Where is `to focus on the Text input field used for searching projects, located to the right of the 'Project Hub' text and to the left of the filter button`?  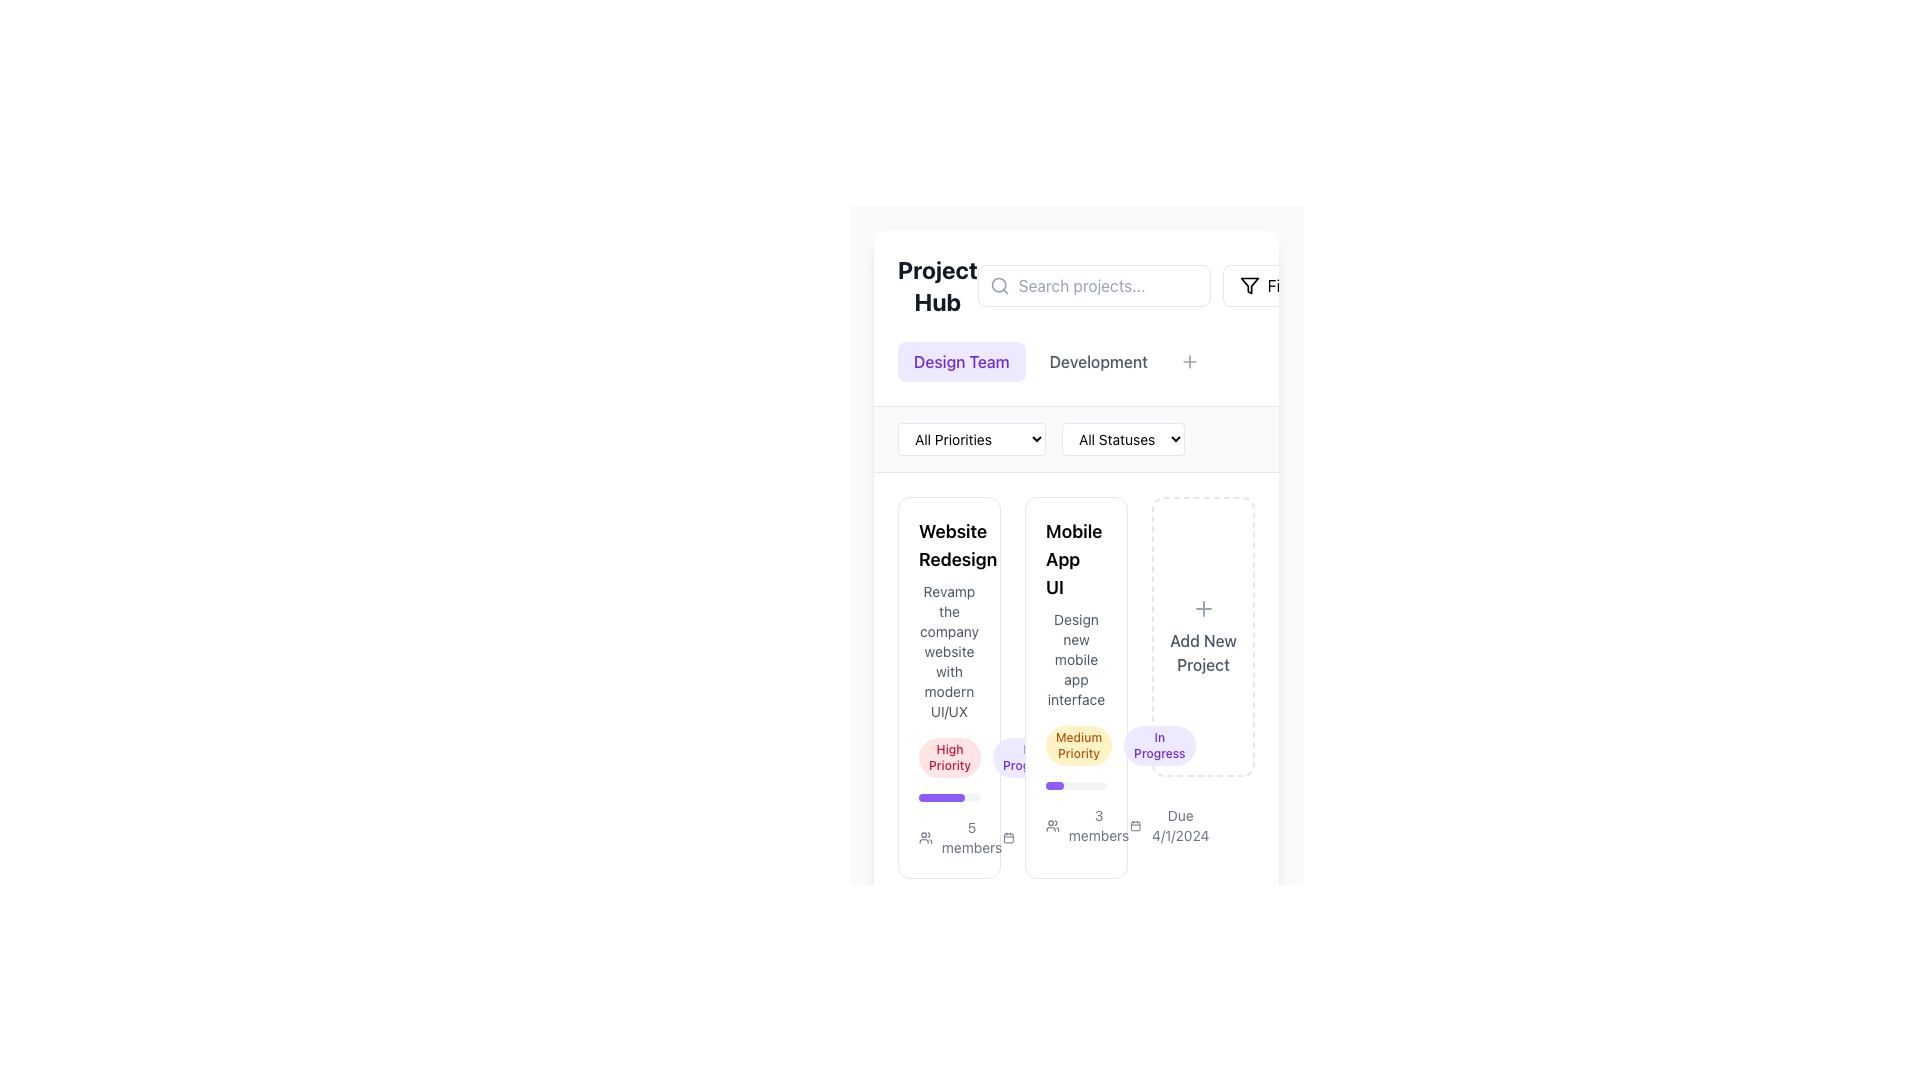 to focus on the Text input field used for searching projects, located to the right of the 'Project Hub' text and to the left of the filter button is located at coordinates (1075, 285).